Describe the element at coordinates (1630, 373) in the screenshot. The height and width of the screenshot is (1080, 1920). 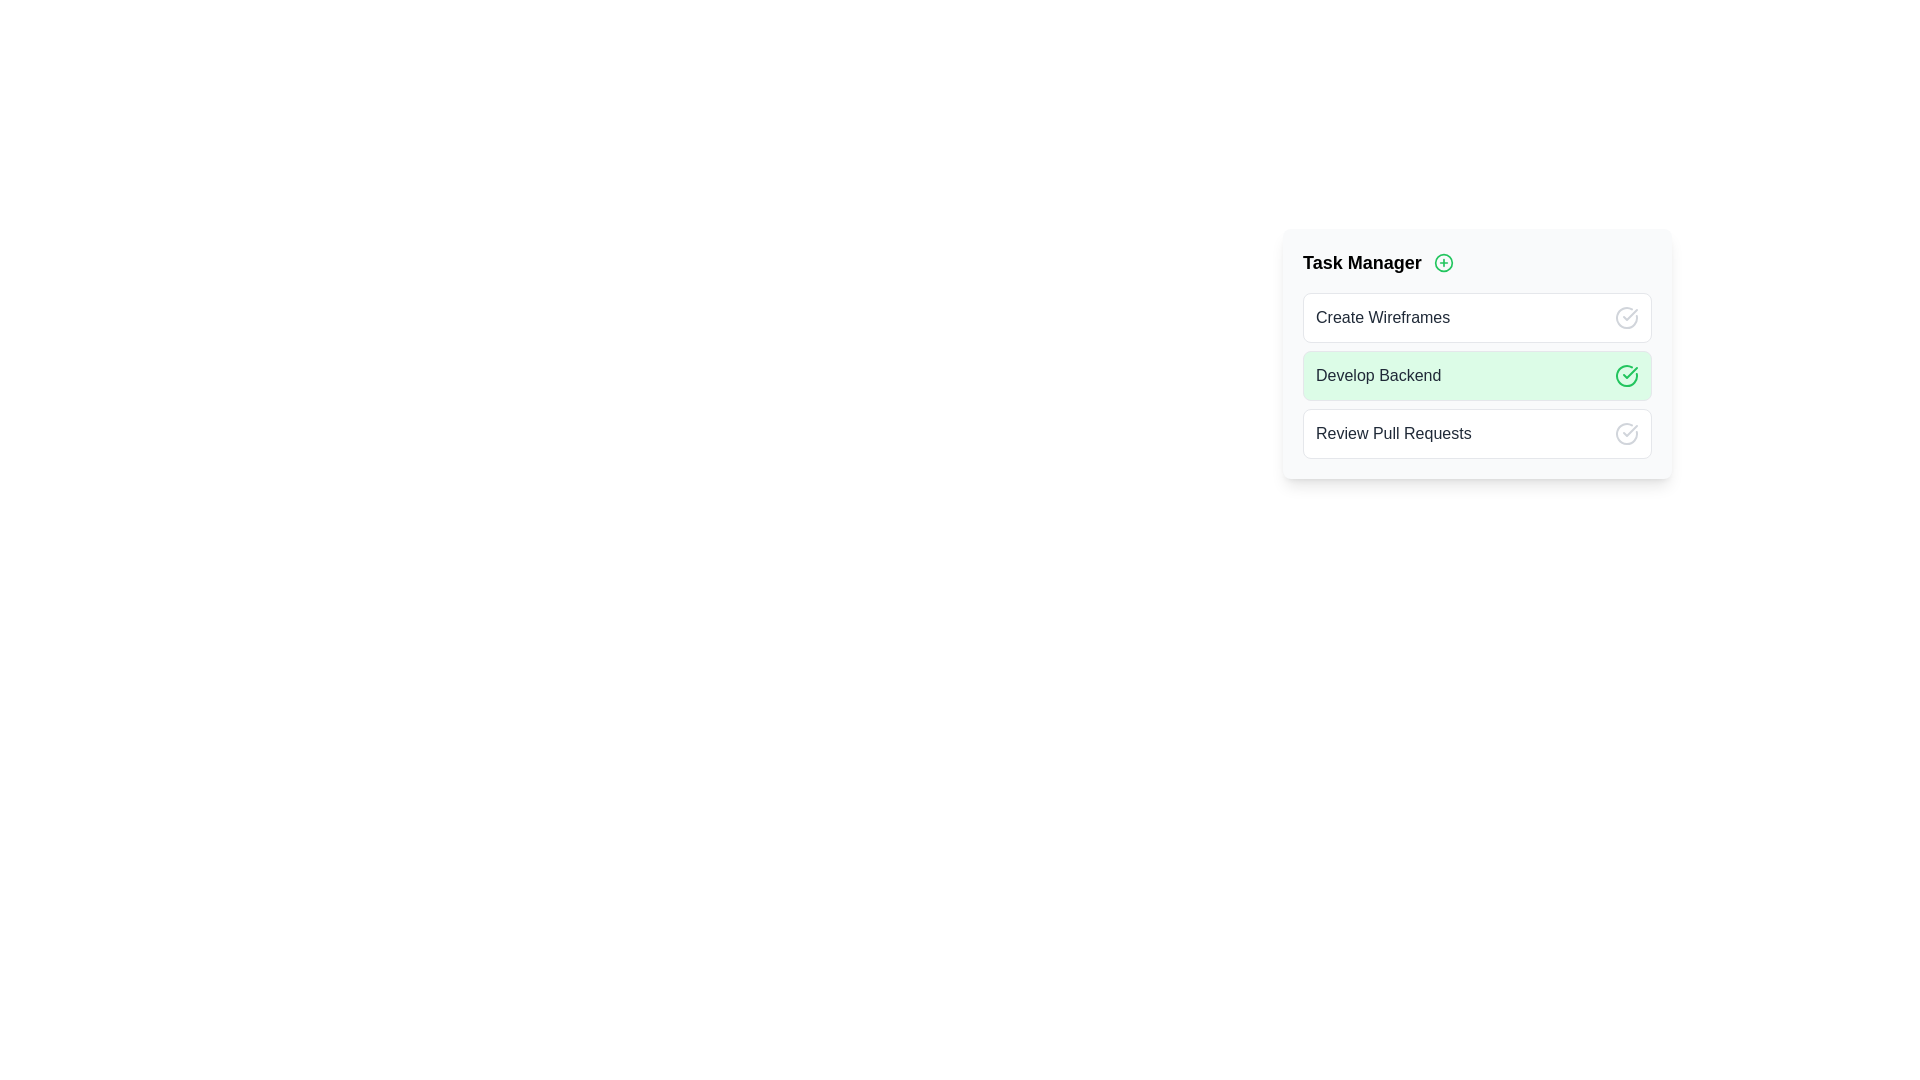
I see `the green checkmark icon indicating task completion for the 'Develop Backend' task in the 'Task Manager' interface` at that location.